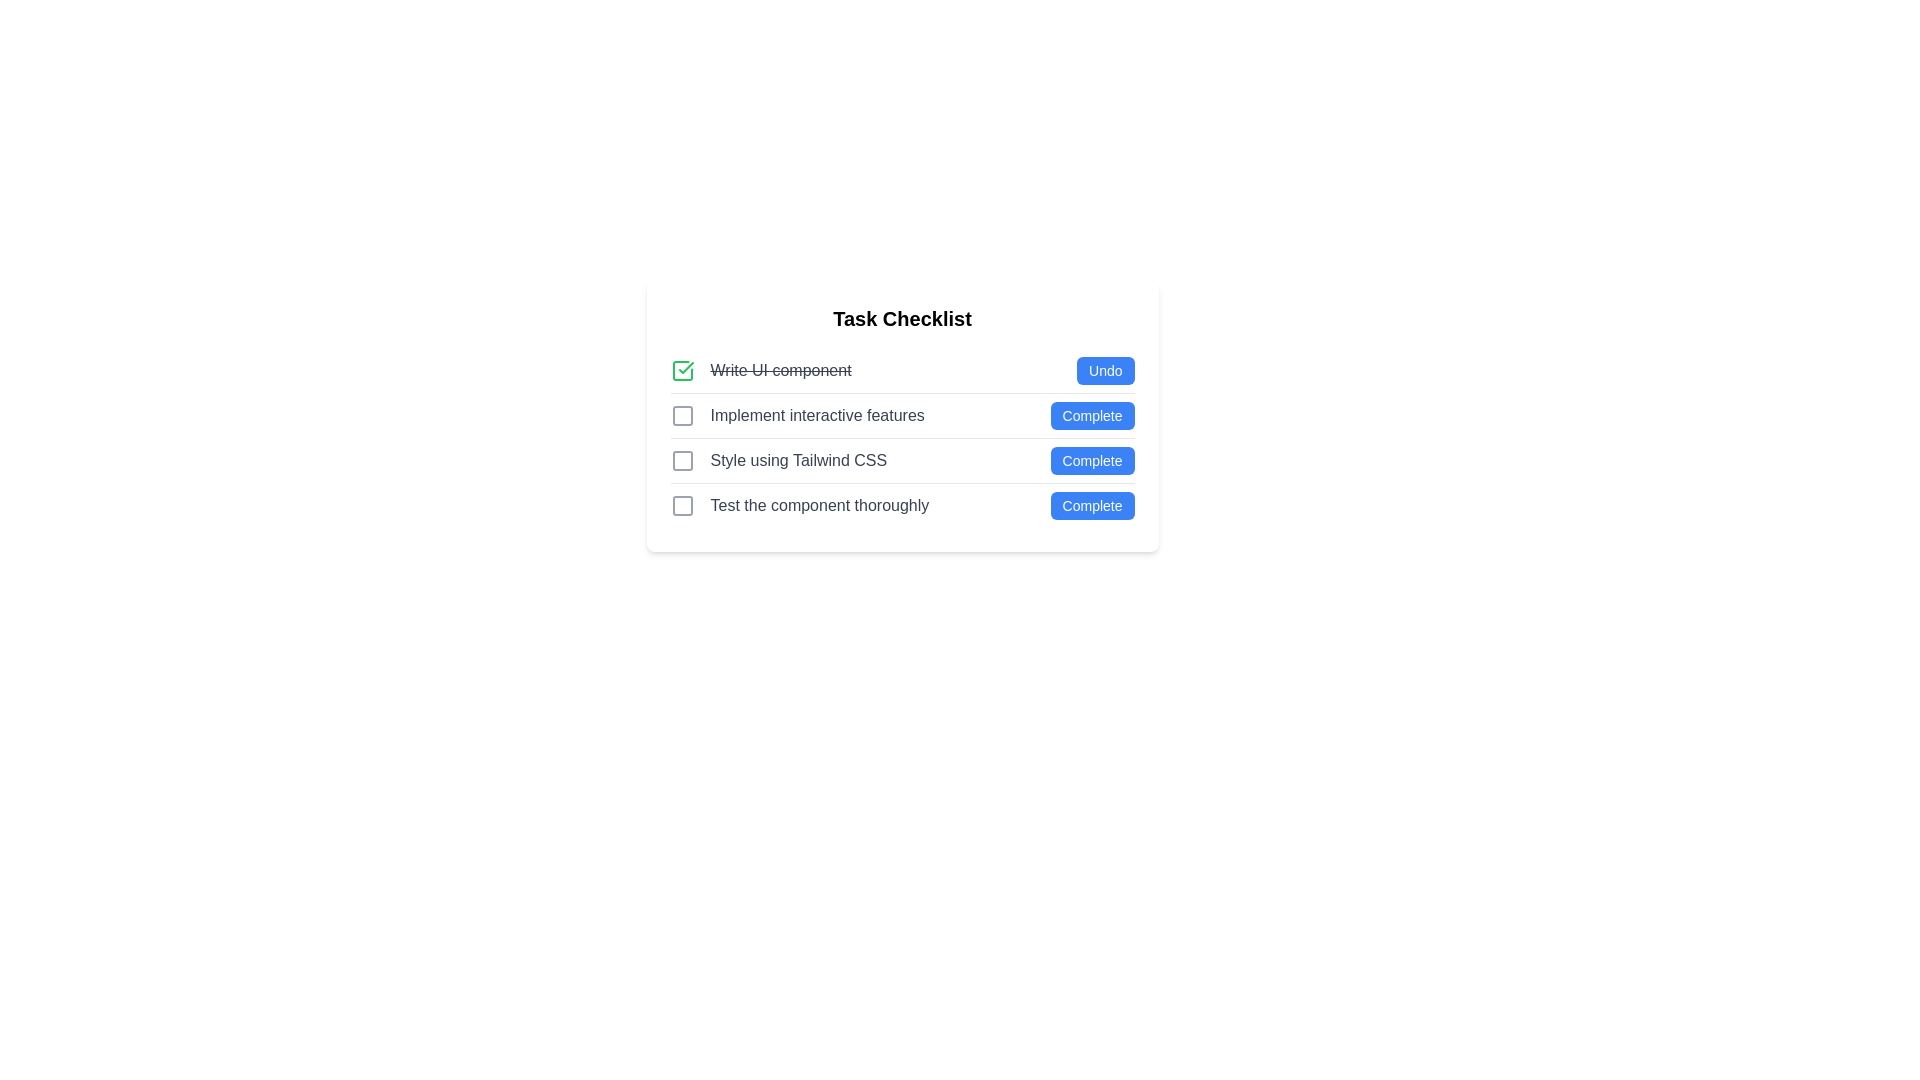 Image resolution: width=1920 pixels, height=1080 pixels. I want to click on the SVG graphic representing the check icon background that indicates completion for the item 'Write UI component', so click(682, 370).